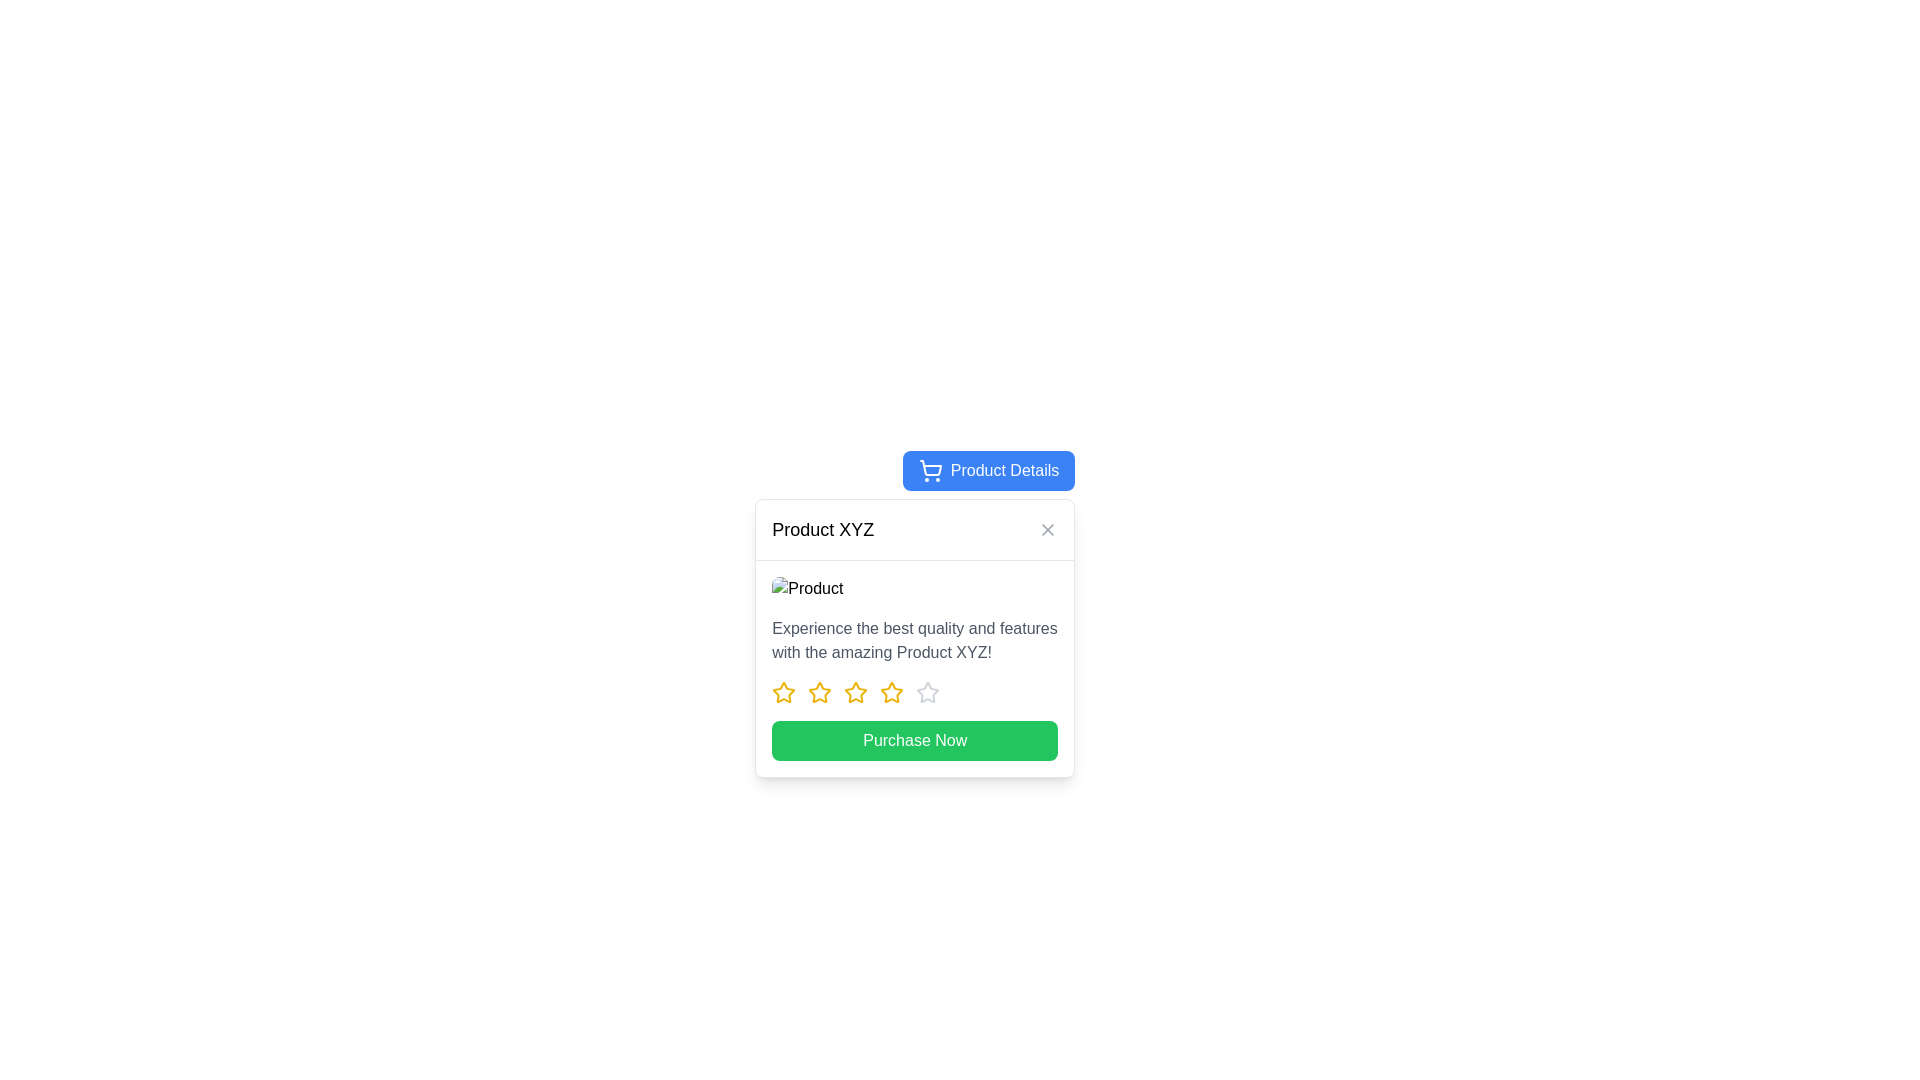 The height and width of the screenshot is (1080, 1920). Describe the element at coordinates (1004, 470) in the screenshot. I see `the 'Product Details' label which is styled with white text on a blue background and is part of a button structure, positioned to the right of the shopping cart icon` at that location.